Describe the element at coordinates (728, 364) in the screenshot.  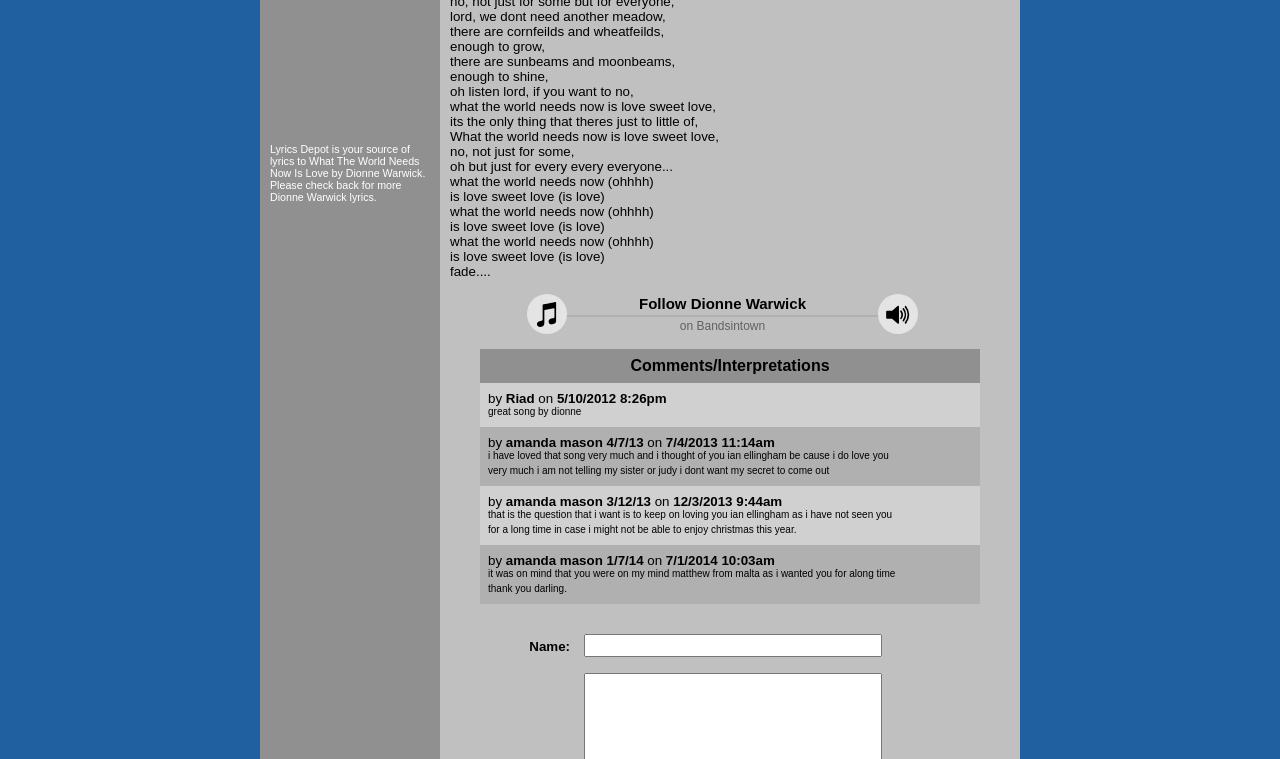
I see `'Comments/Interpretations'` at that location.